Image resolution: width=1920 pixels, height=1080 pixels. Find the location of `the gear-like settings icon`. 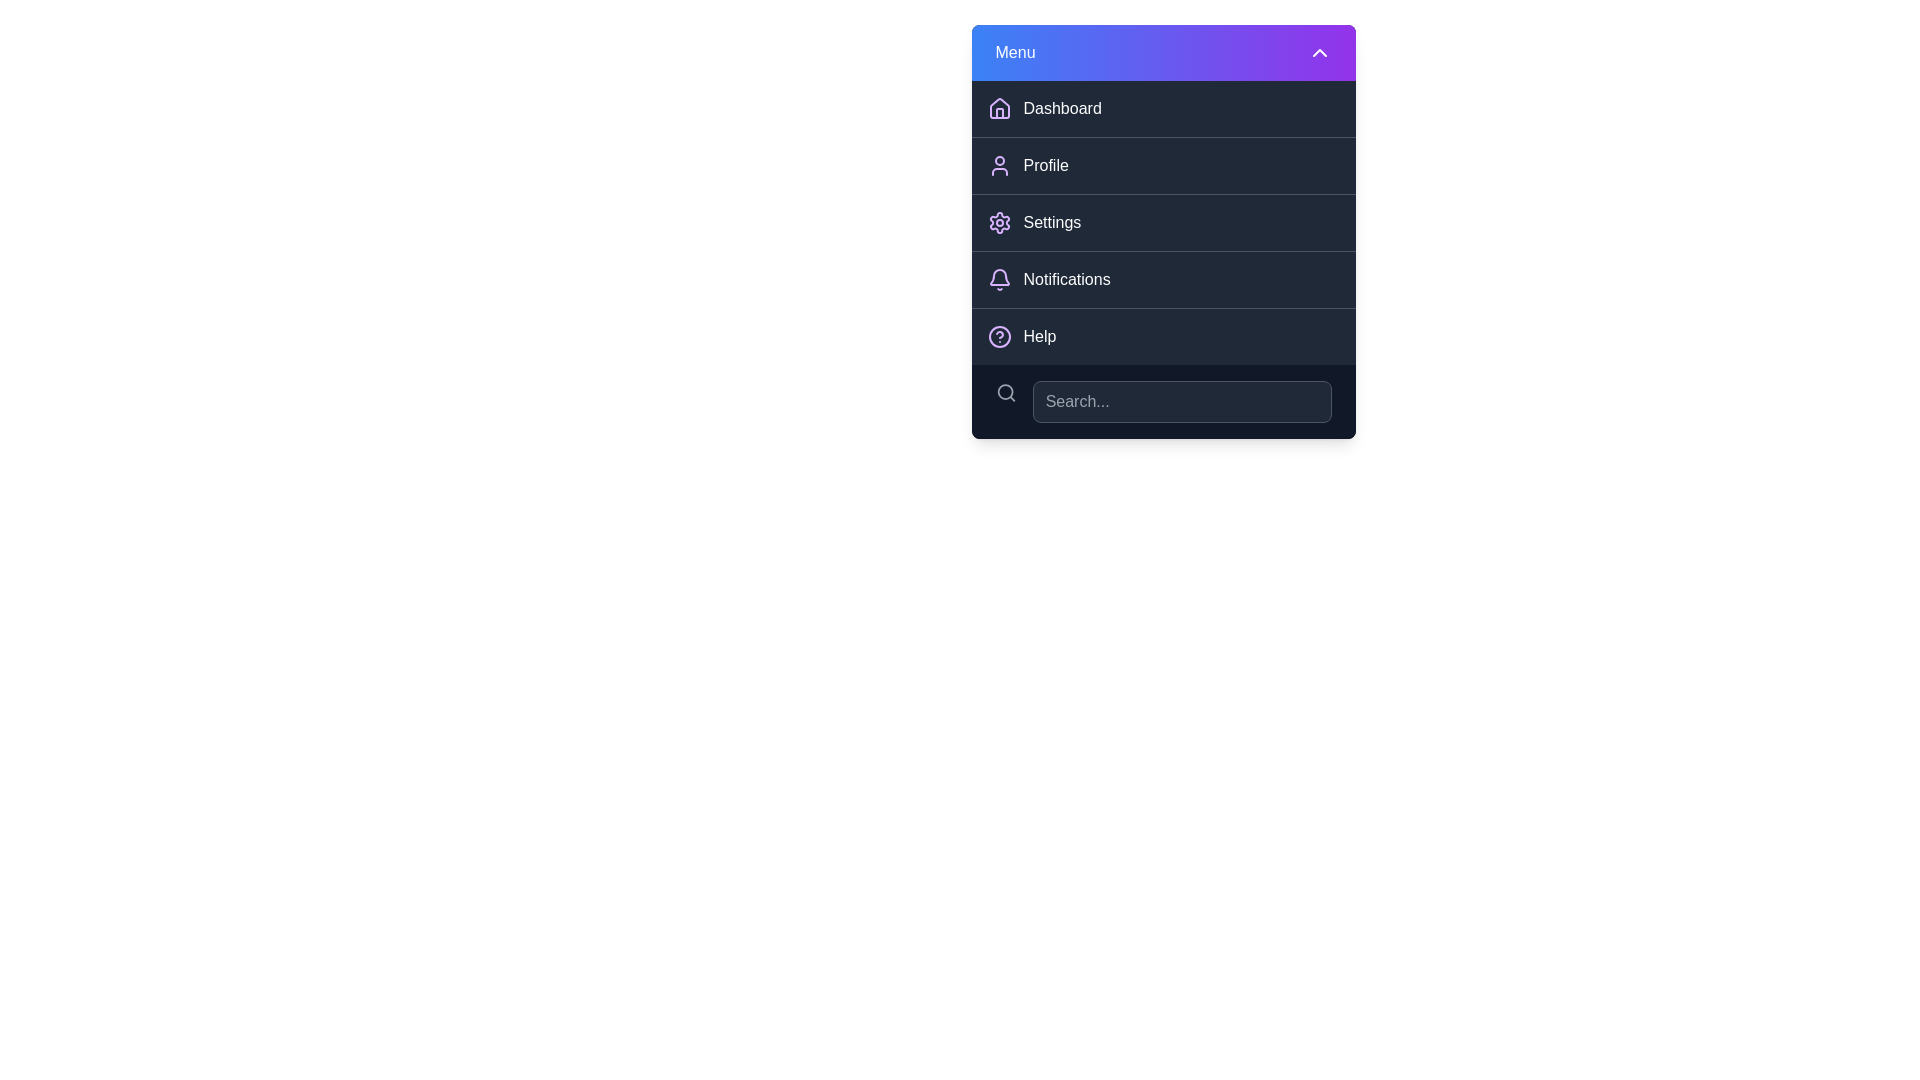

the gear-like settings icon is located at coordinates (999, 223).